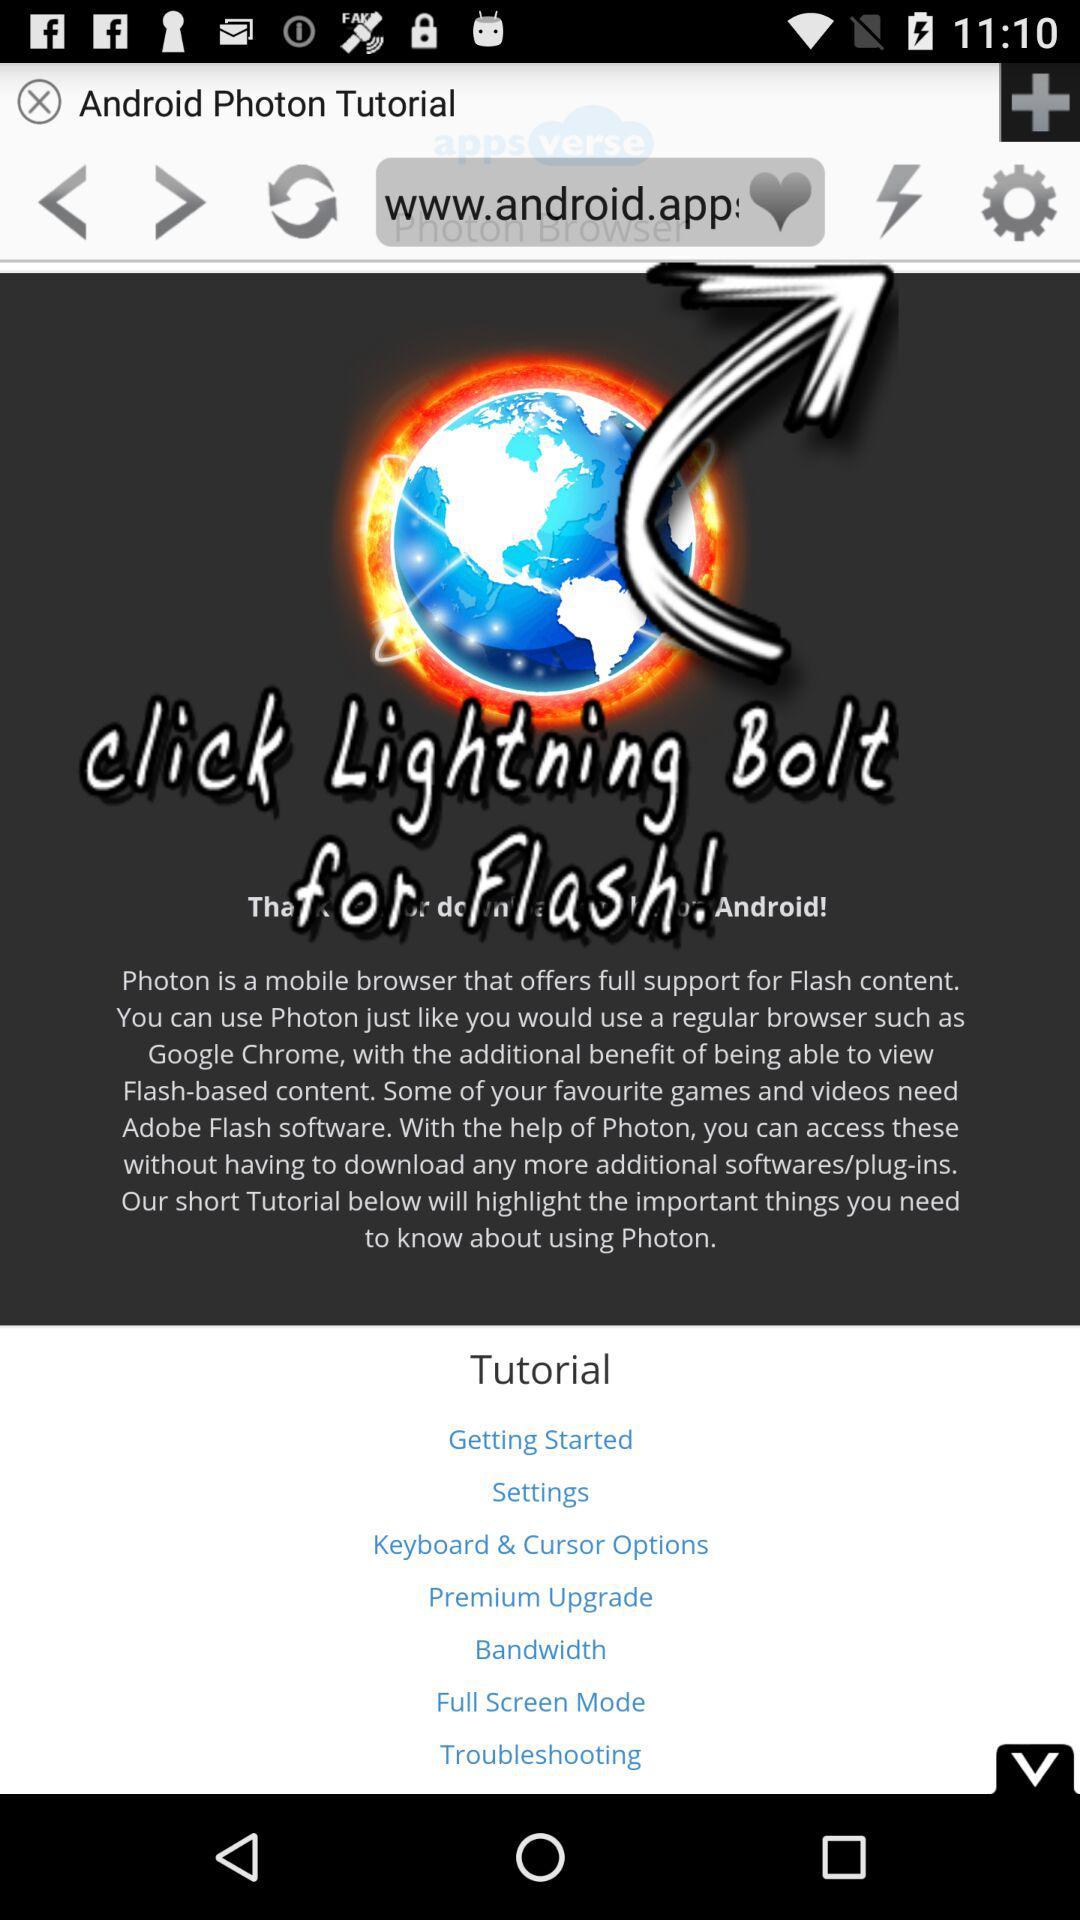  I want to click on the expand_more icon, so click(1035, 1880).